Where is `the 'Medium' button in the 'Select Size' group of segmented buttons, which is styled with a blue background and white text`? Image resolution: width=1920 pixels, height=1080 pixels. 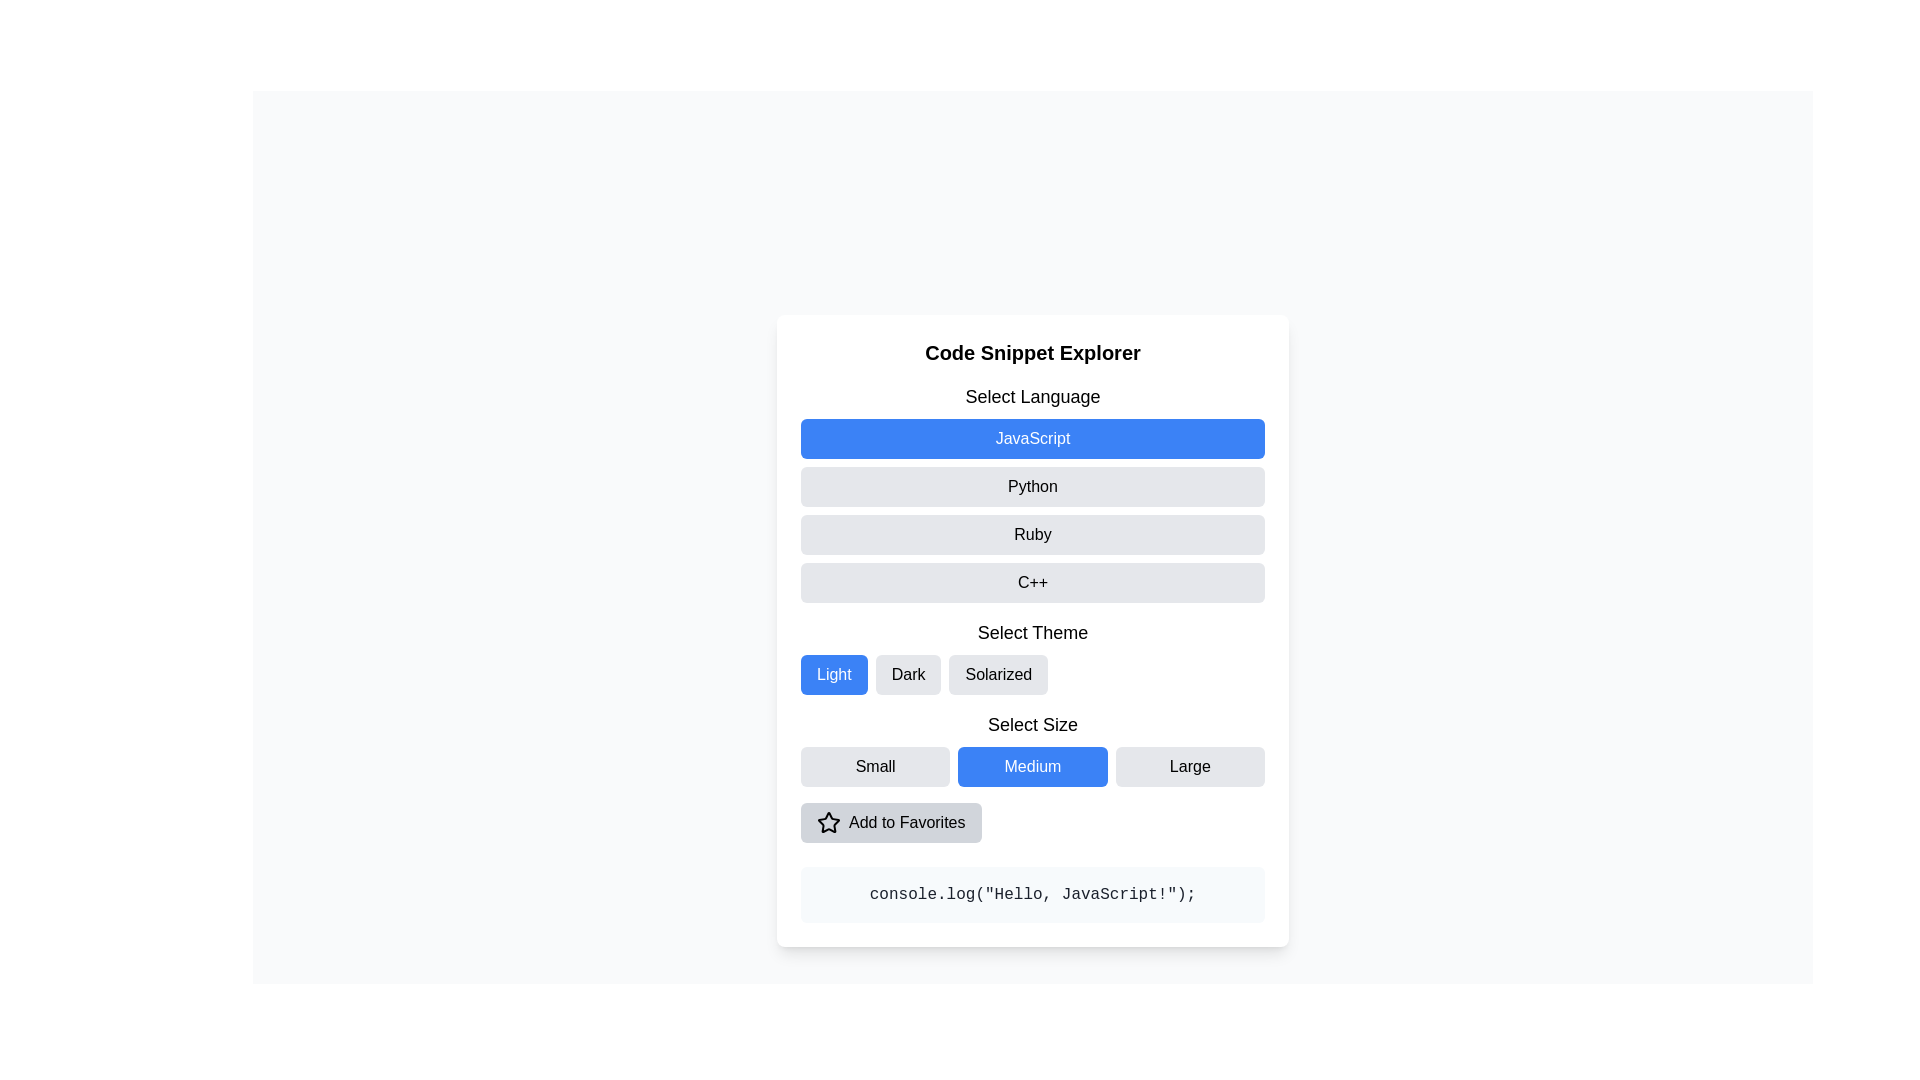 the 'Medium' button in the 'Select Size' group of segmented buttons, which is styled with a blue background and white text is located at coordinates (1032, 748).